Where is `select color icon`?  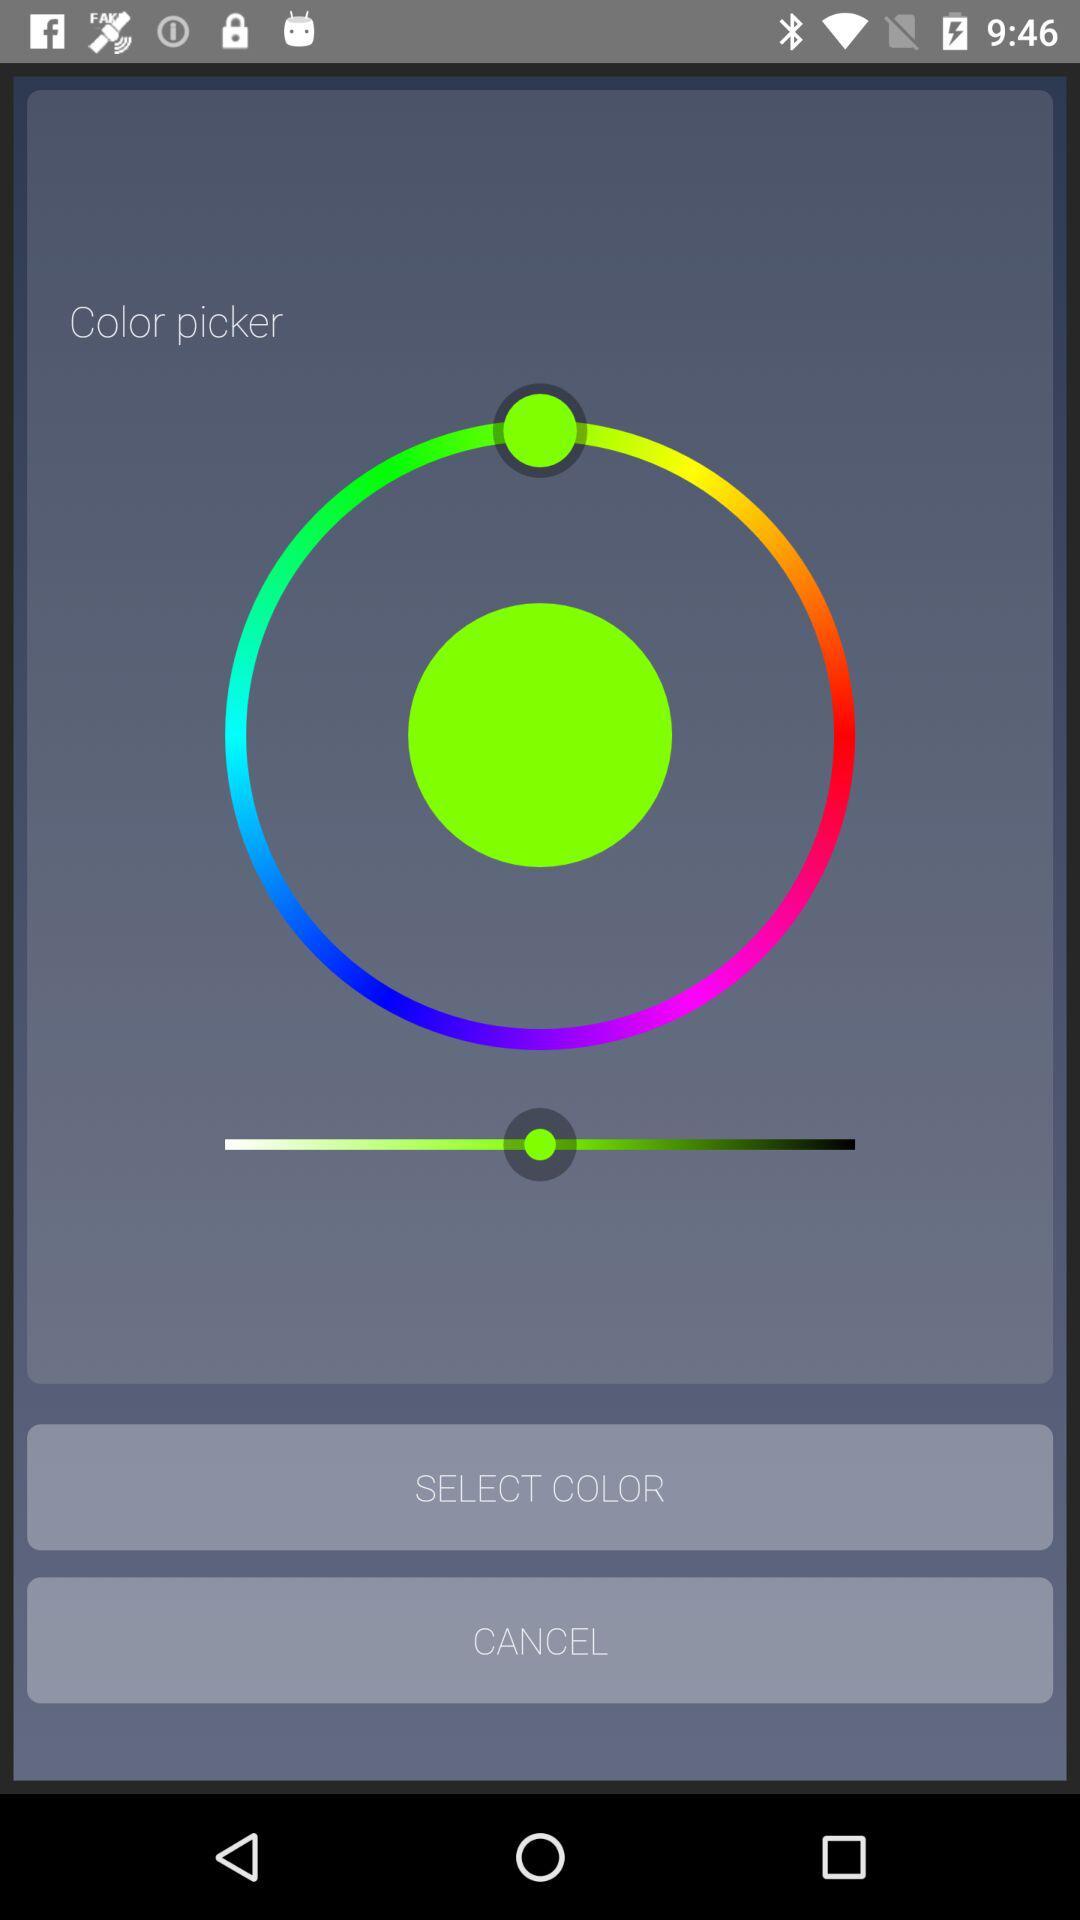 select color icon is located at coordinates (540, 1487).